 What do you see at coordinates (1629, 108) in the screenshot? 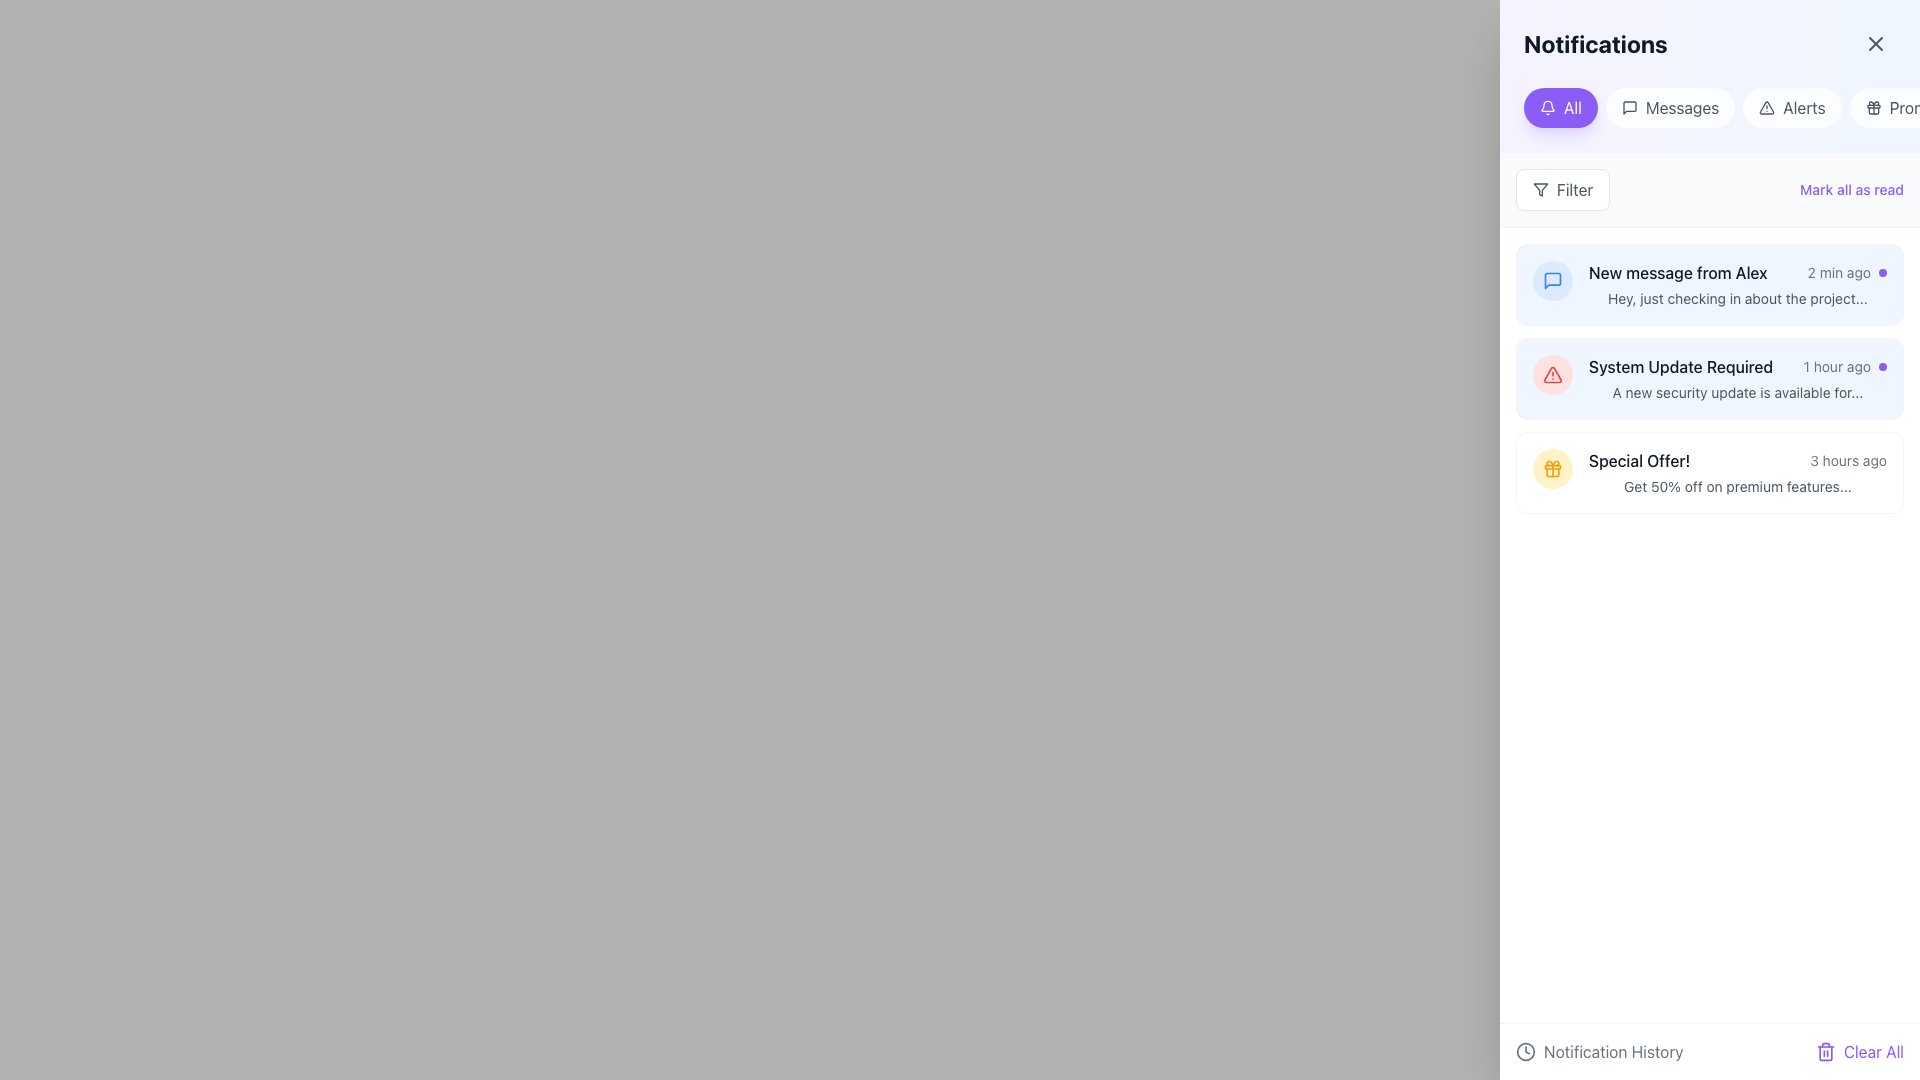
I see `the message icon located to the left of the 'Messages' text within the button under the notifications header` at bounding box center [1629, 108].